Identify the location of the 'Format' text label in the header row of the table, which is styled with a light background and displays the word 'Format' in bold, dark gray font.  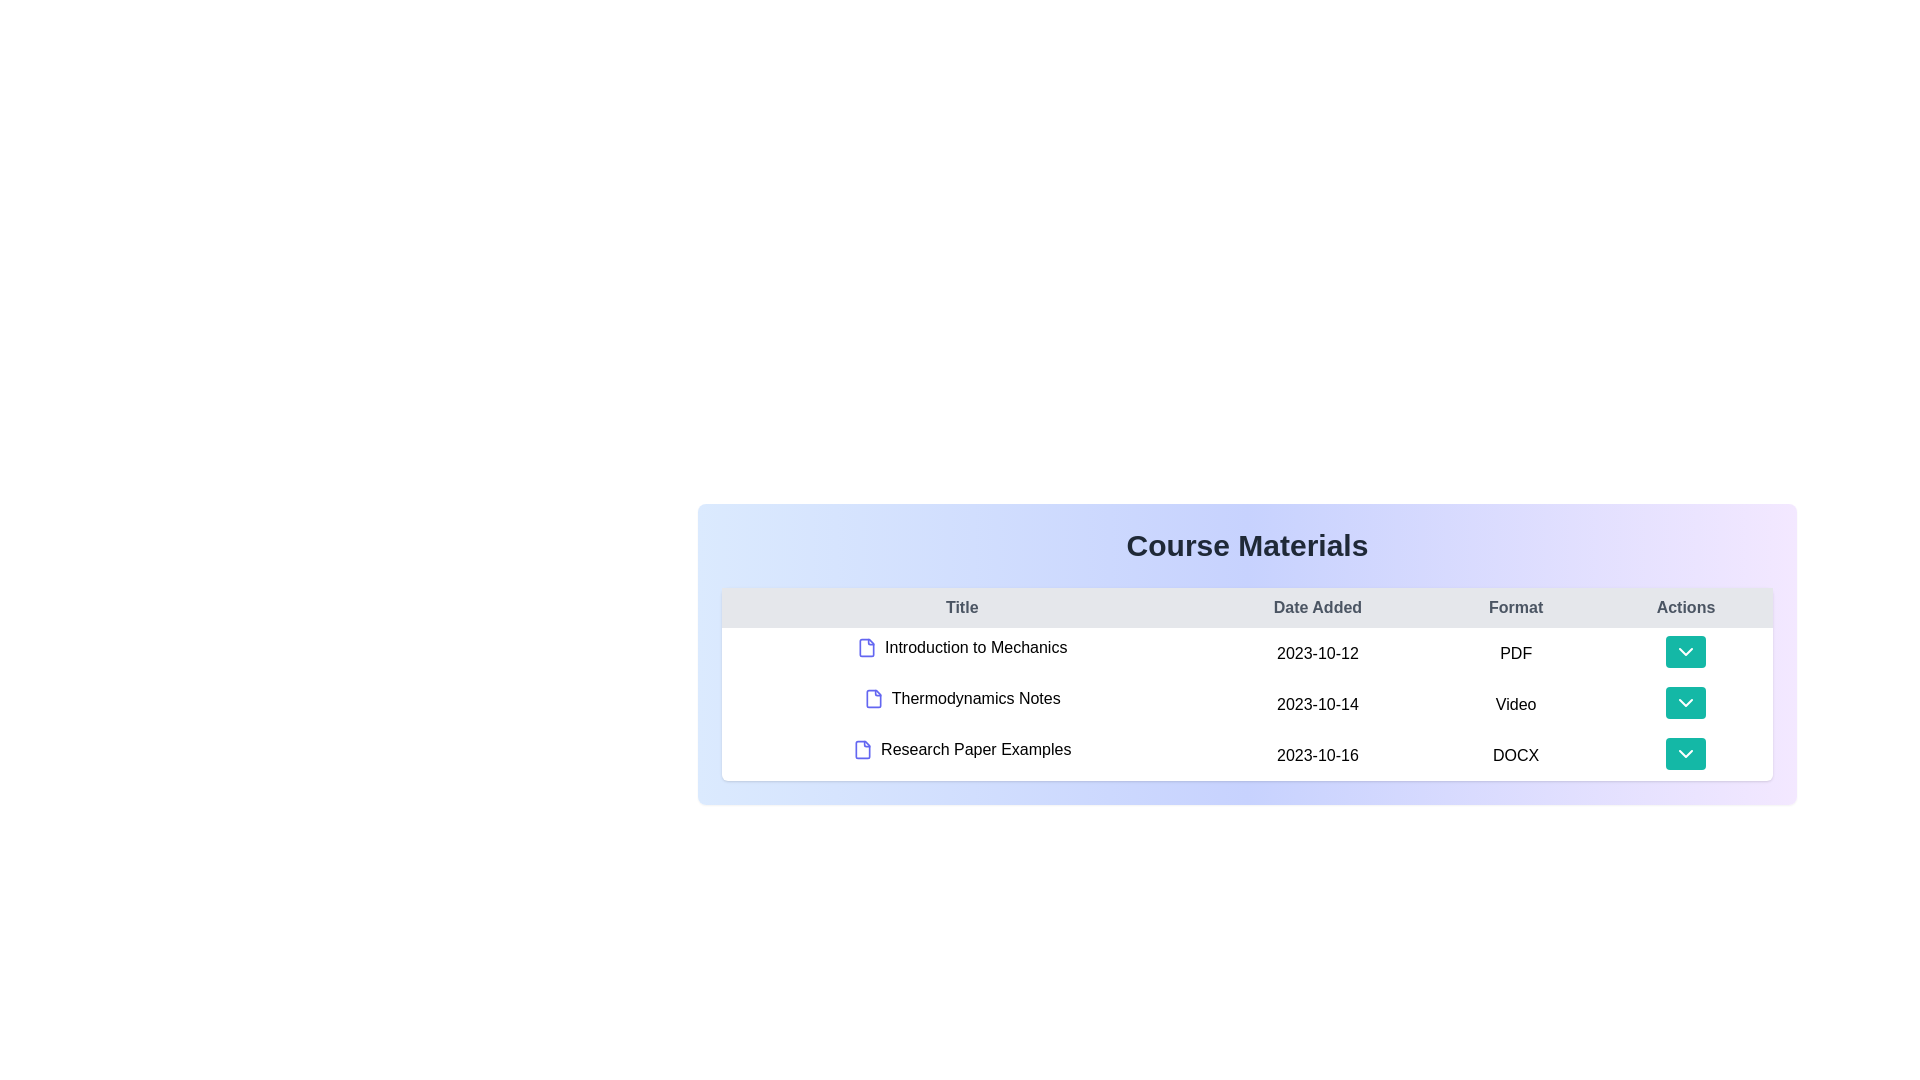
(1516, 607).